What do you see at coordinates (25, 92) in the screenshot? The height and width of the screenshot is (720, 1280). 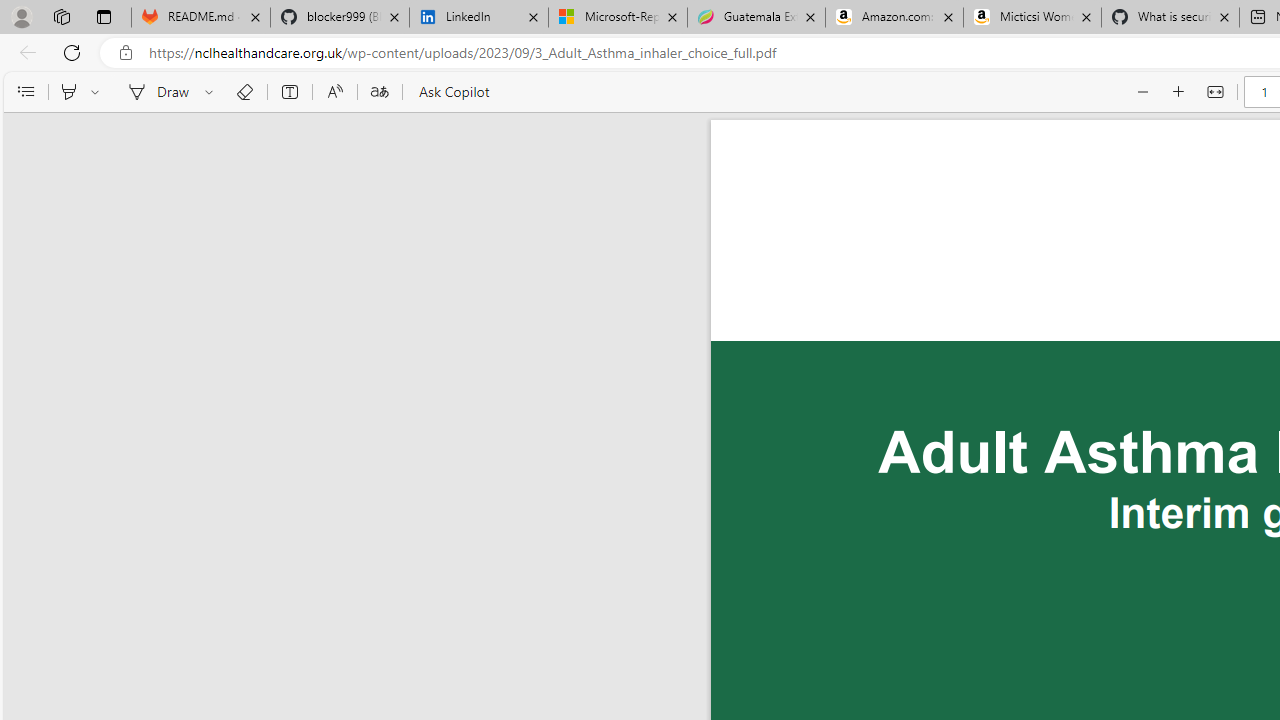 I see `'Contents'` at bounding box center [25, 92].